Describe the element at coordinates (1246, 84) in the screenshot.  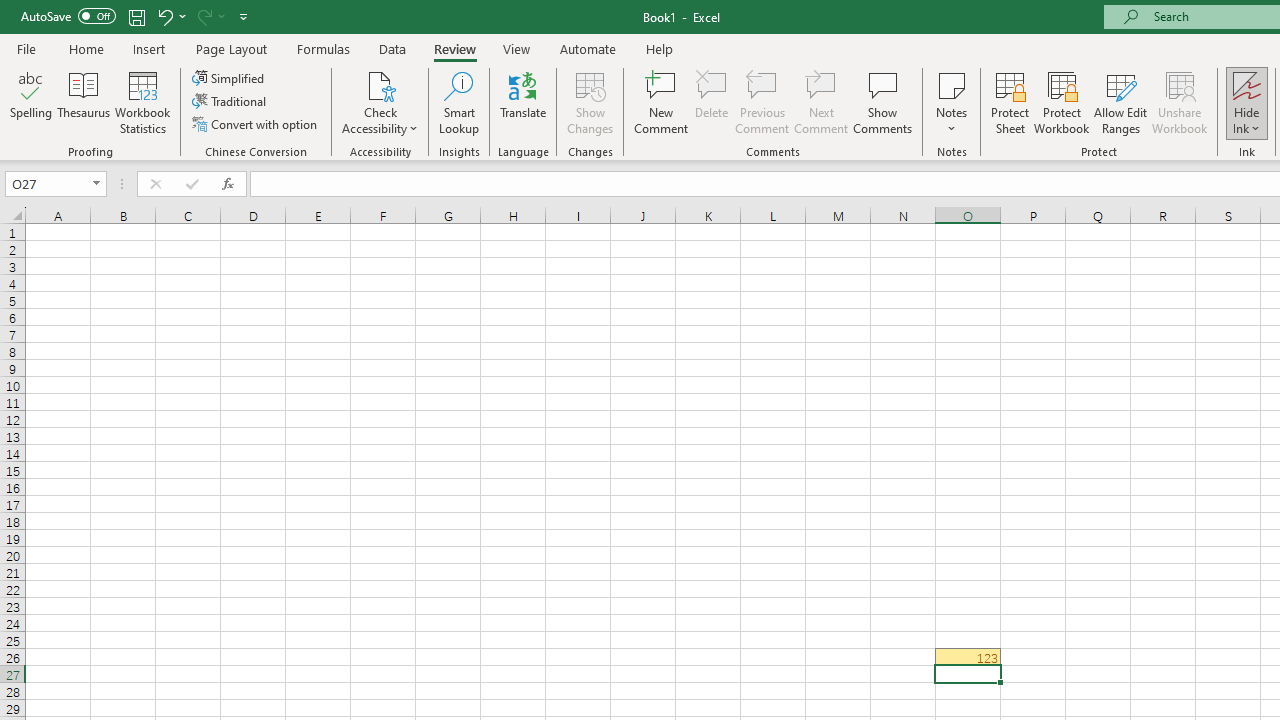
I see `'Hide Ink'` at that location.